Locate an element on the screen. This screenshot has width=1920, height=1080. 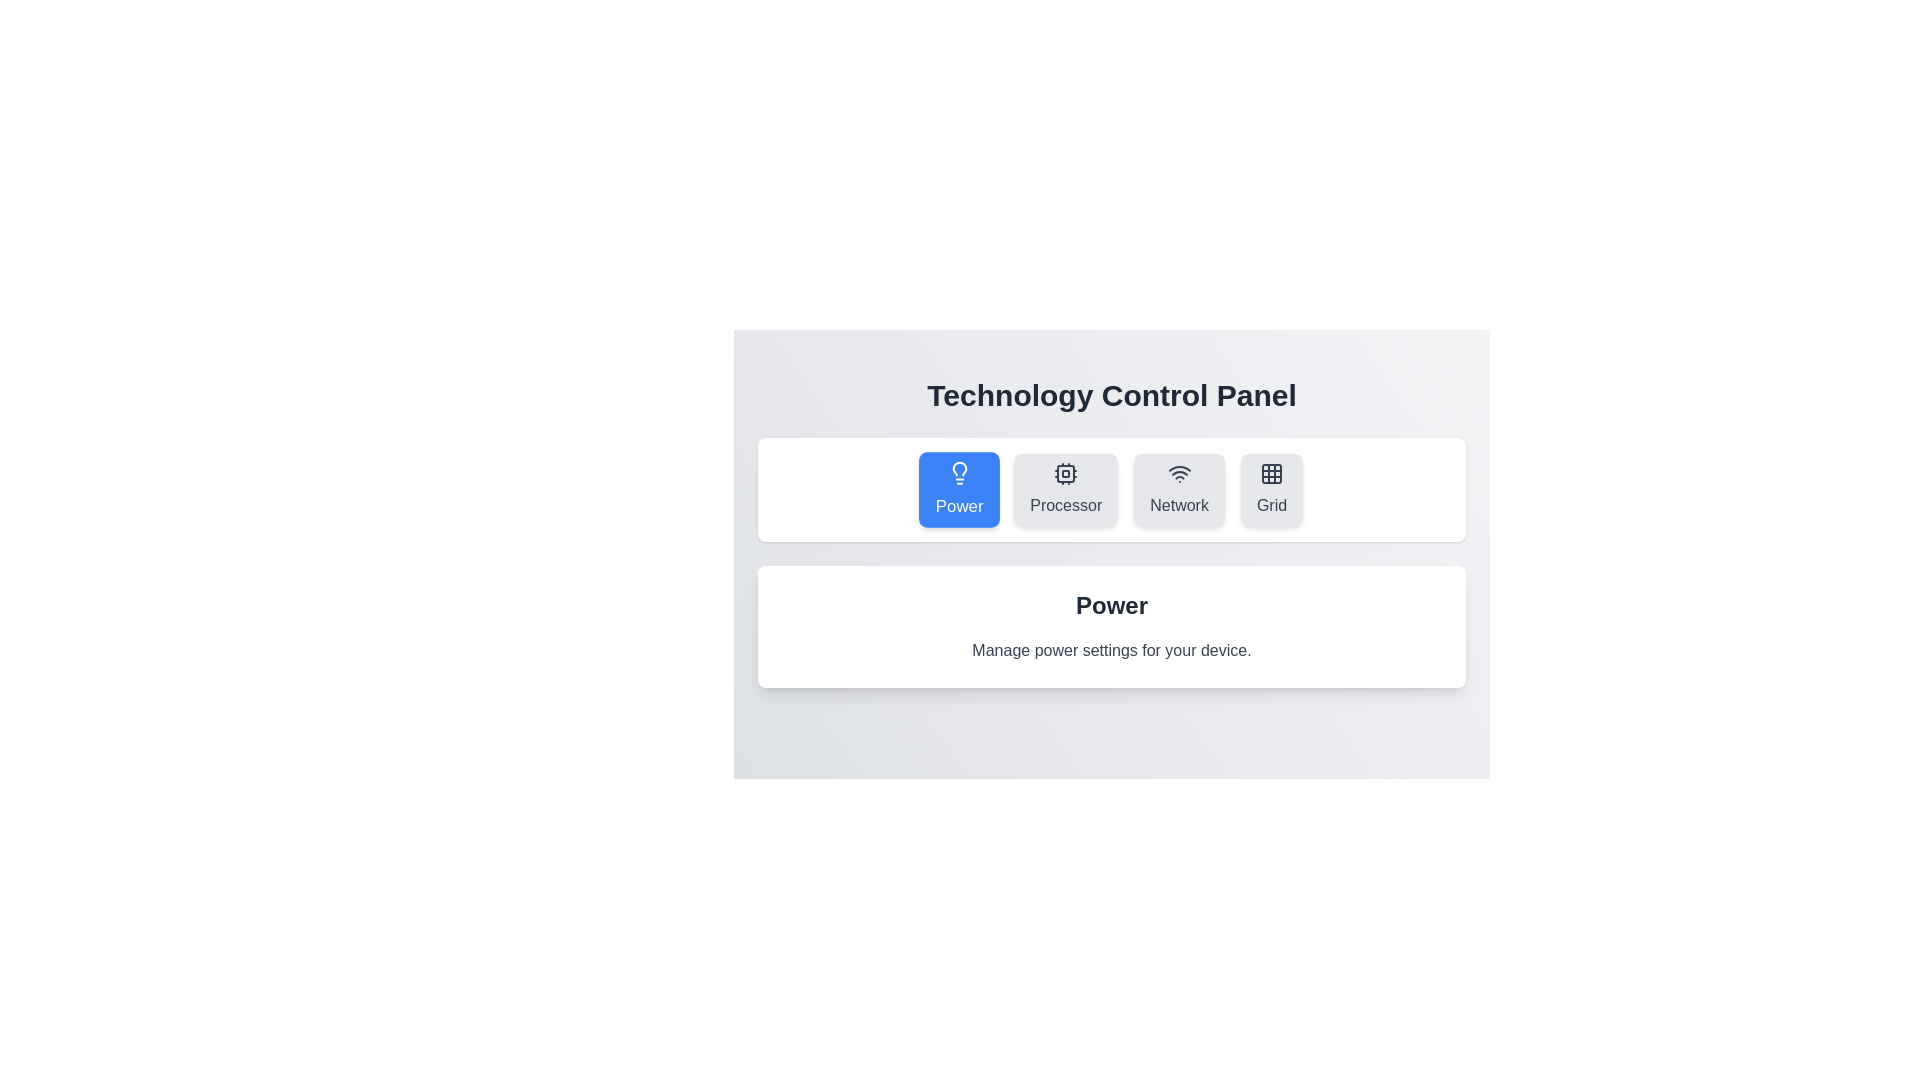
the Grid tab button to observe the hover effect is located at coordinates (1271, 489).